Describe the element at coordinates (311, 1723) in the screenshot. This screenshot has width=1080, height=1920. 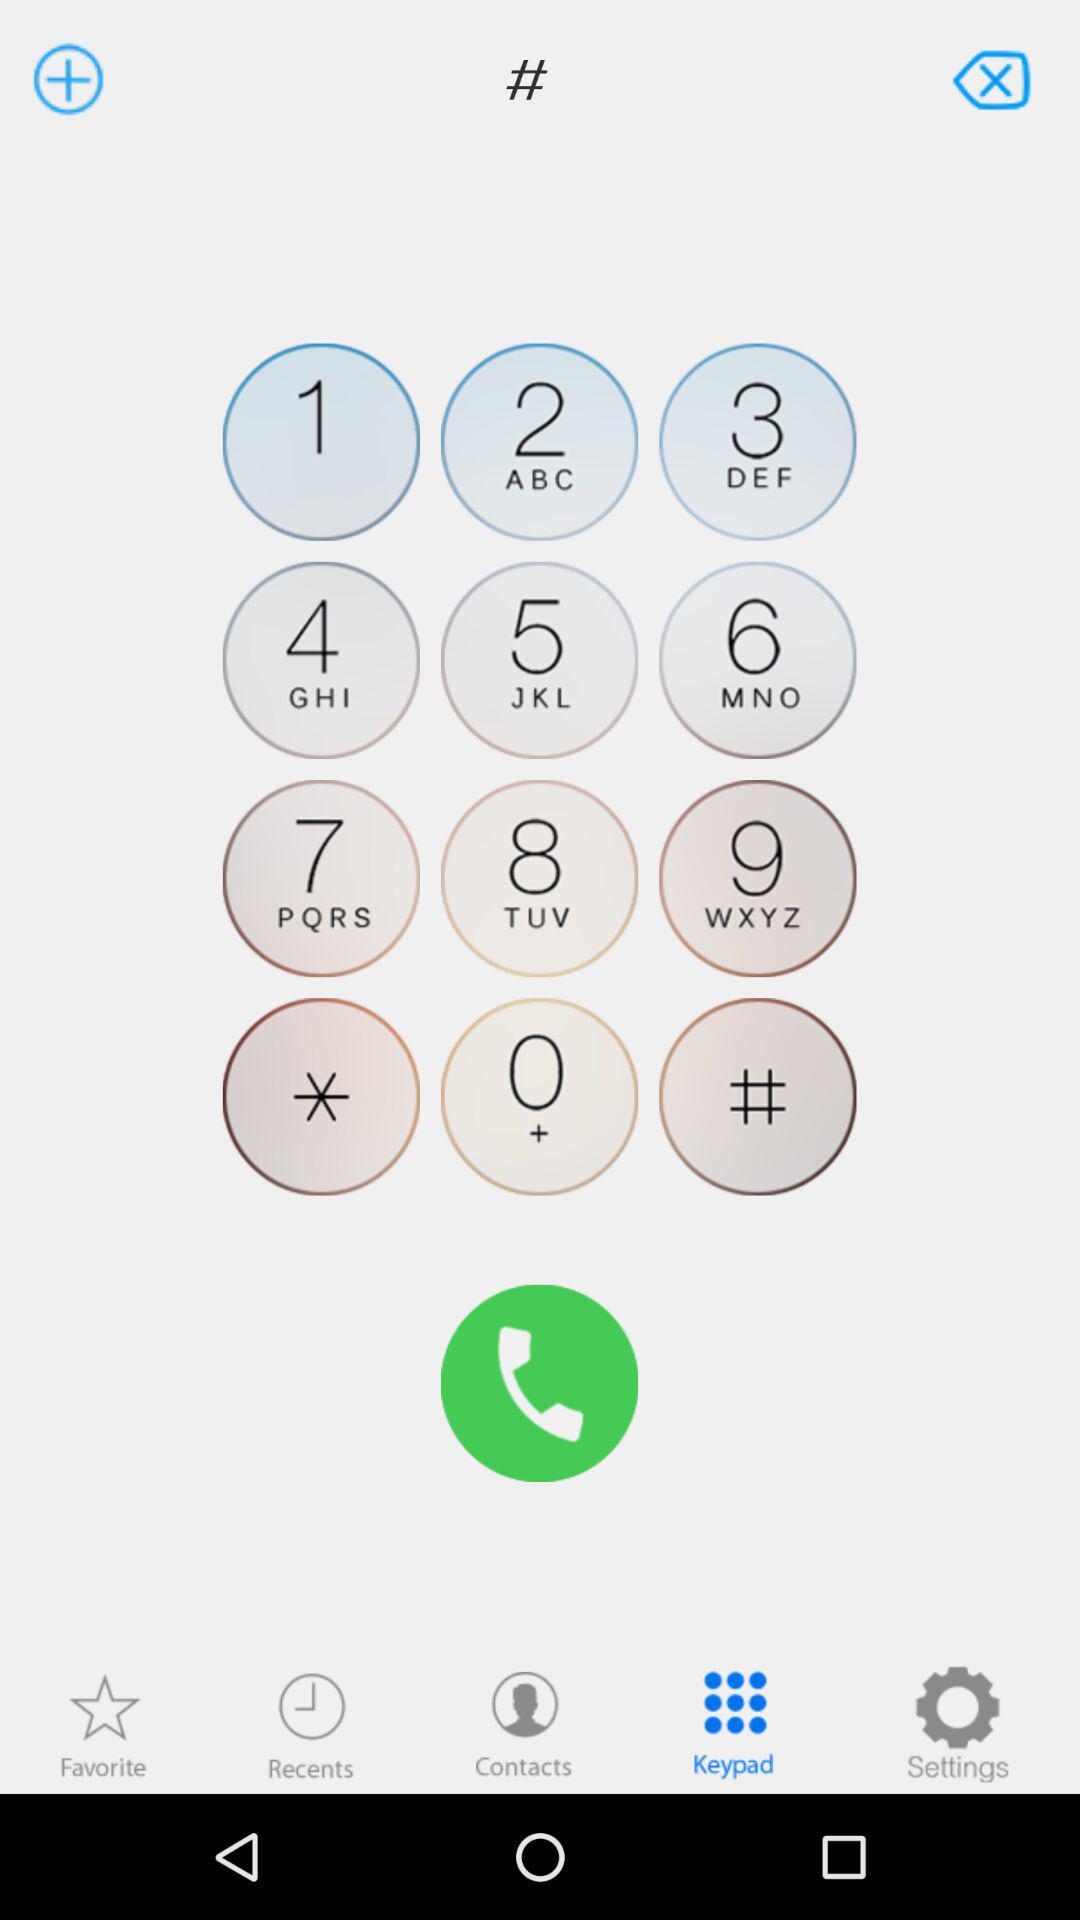
I see `recent calls` at that location.